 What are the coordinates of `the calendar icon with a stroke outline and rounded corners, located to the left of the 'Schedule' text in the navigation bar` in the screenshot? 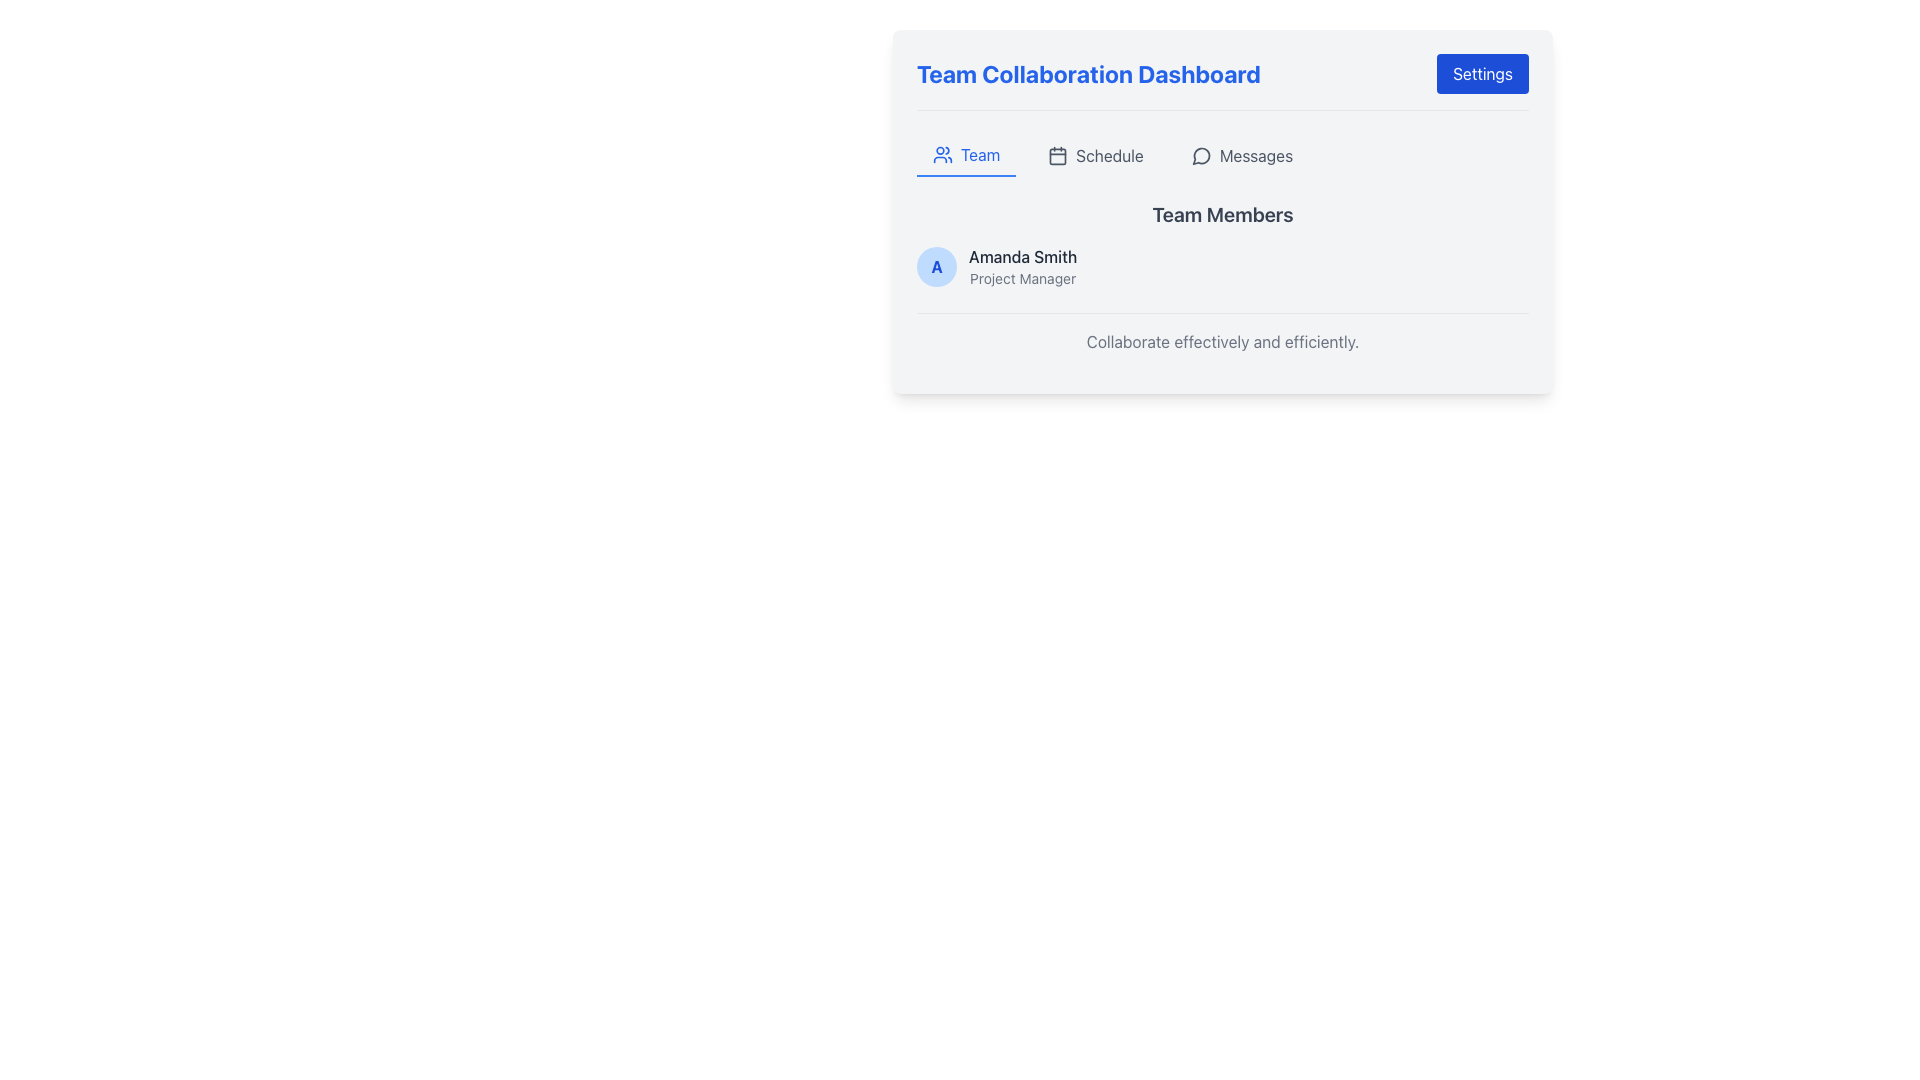 It's located at (1057, 154).